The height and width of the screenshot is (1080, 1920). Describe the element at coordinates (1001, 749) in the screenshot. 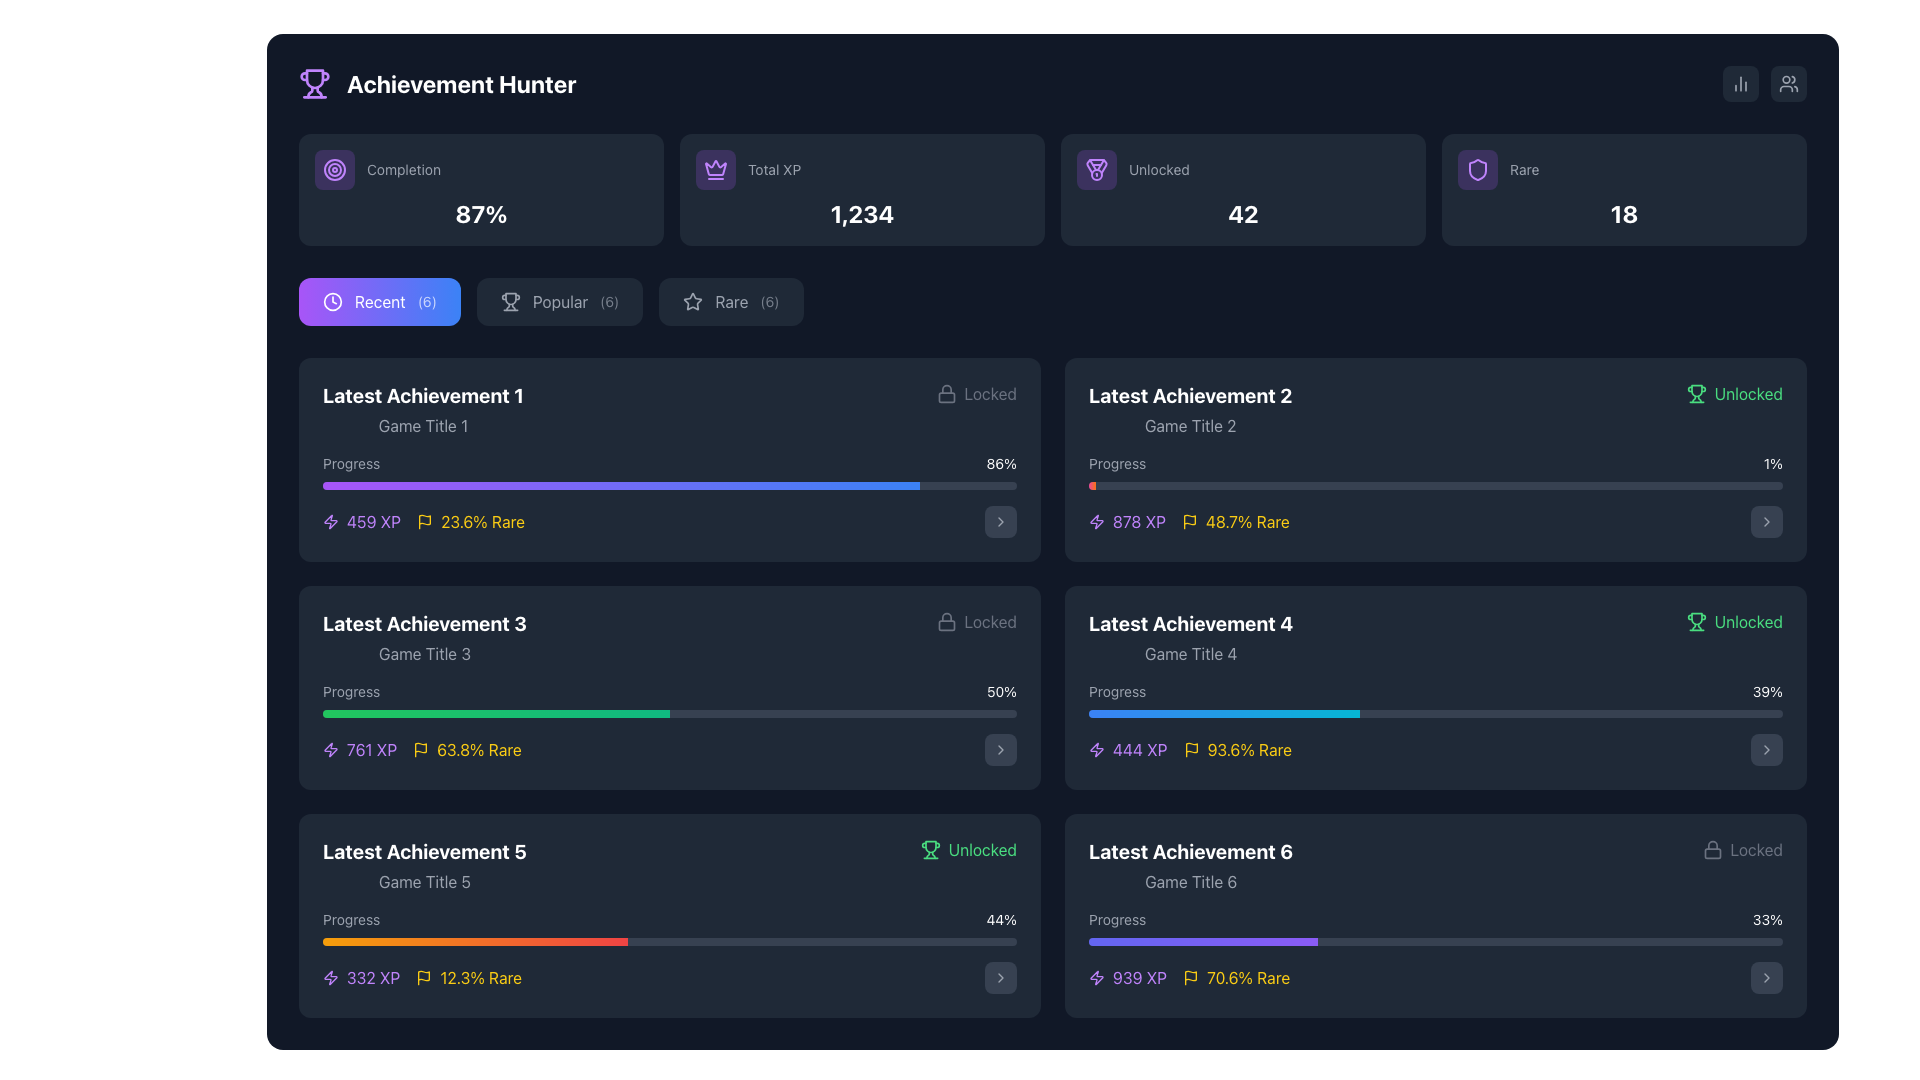

I see `the navigational button located in the bottom-right corner of the 'Latest Achievement 3' section` at that location.